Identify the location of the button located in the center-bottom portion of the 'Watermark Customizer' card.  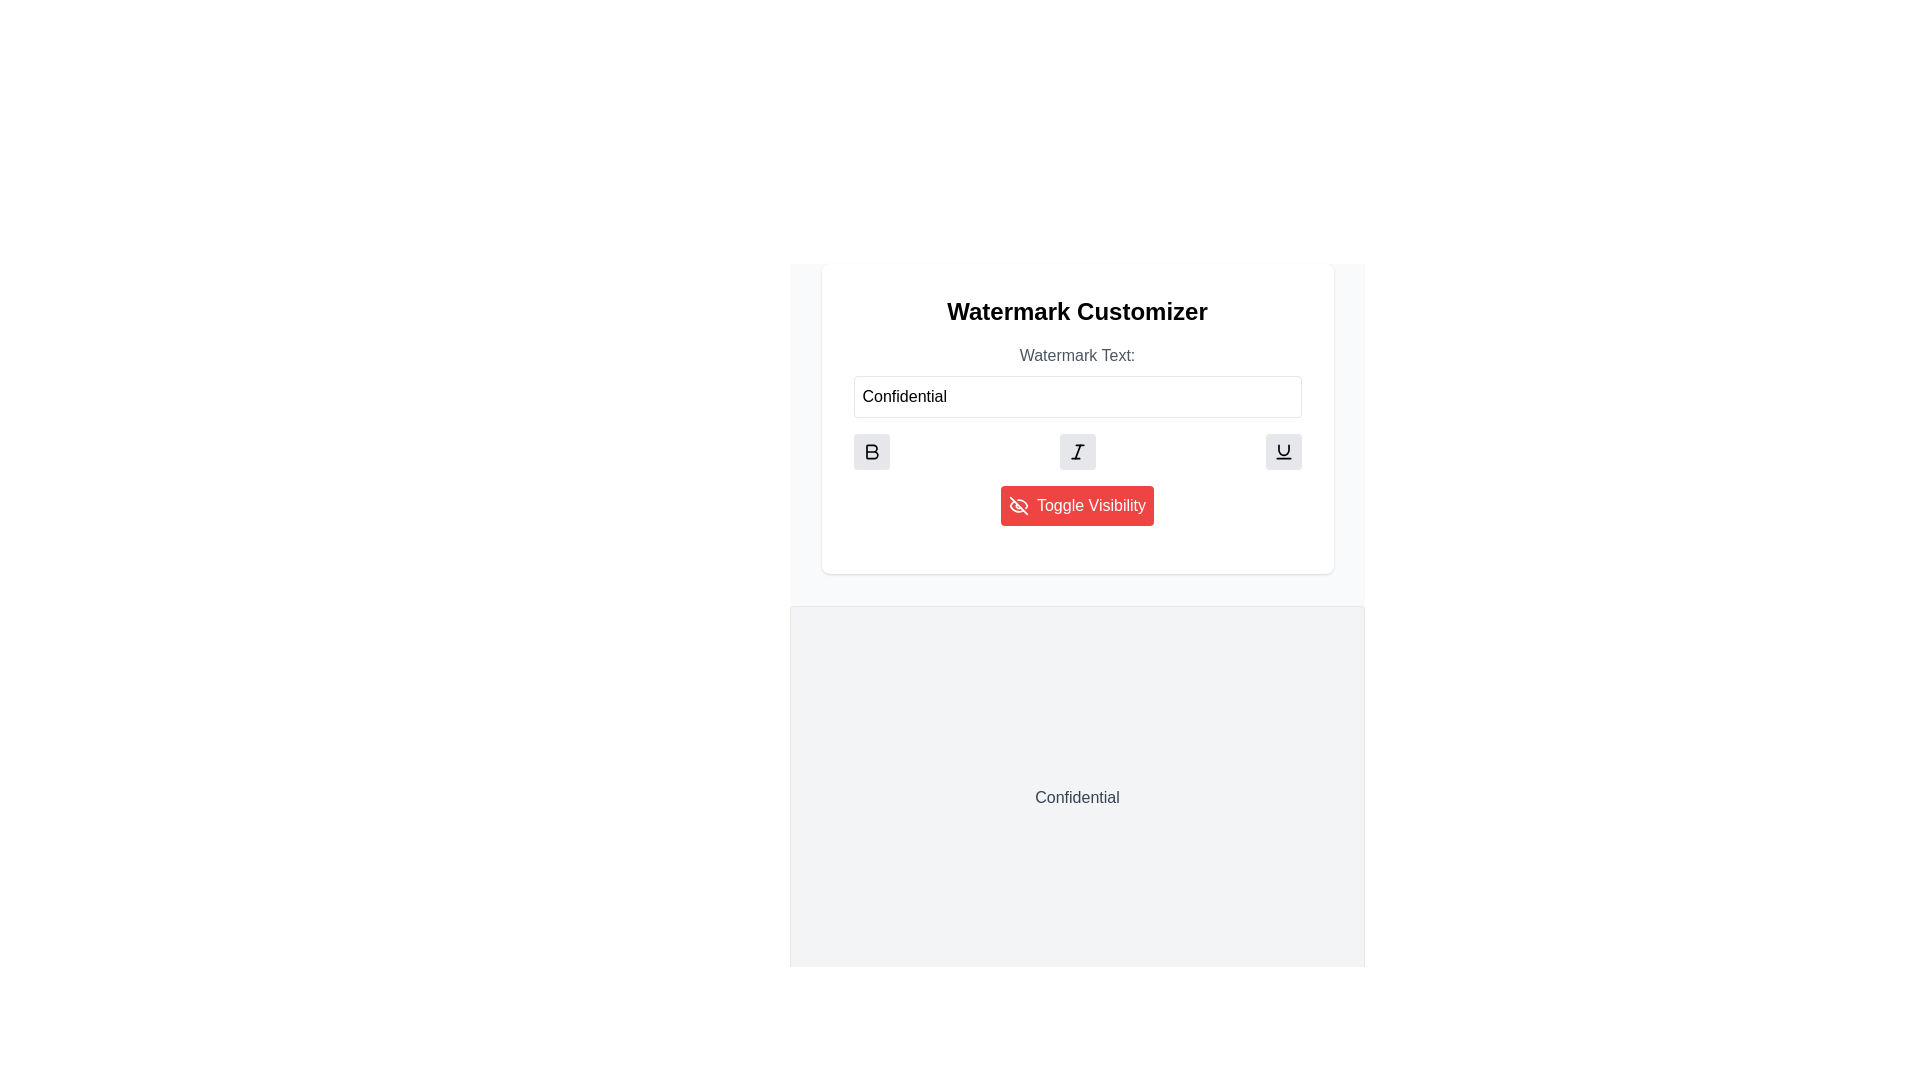
(1076, 504).